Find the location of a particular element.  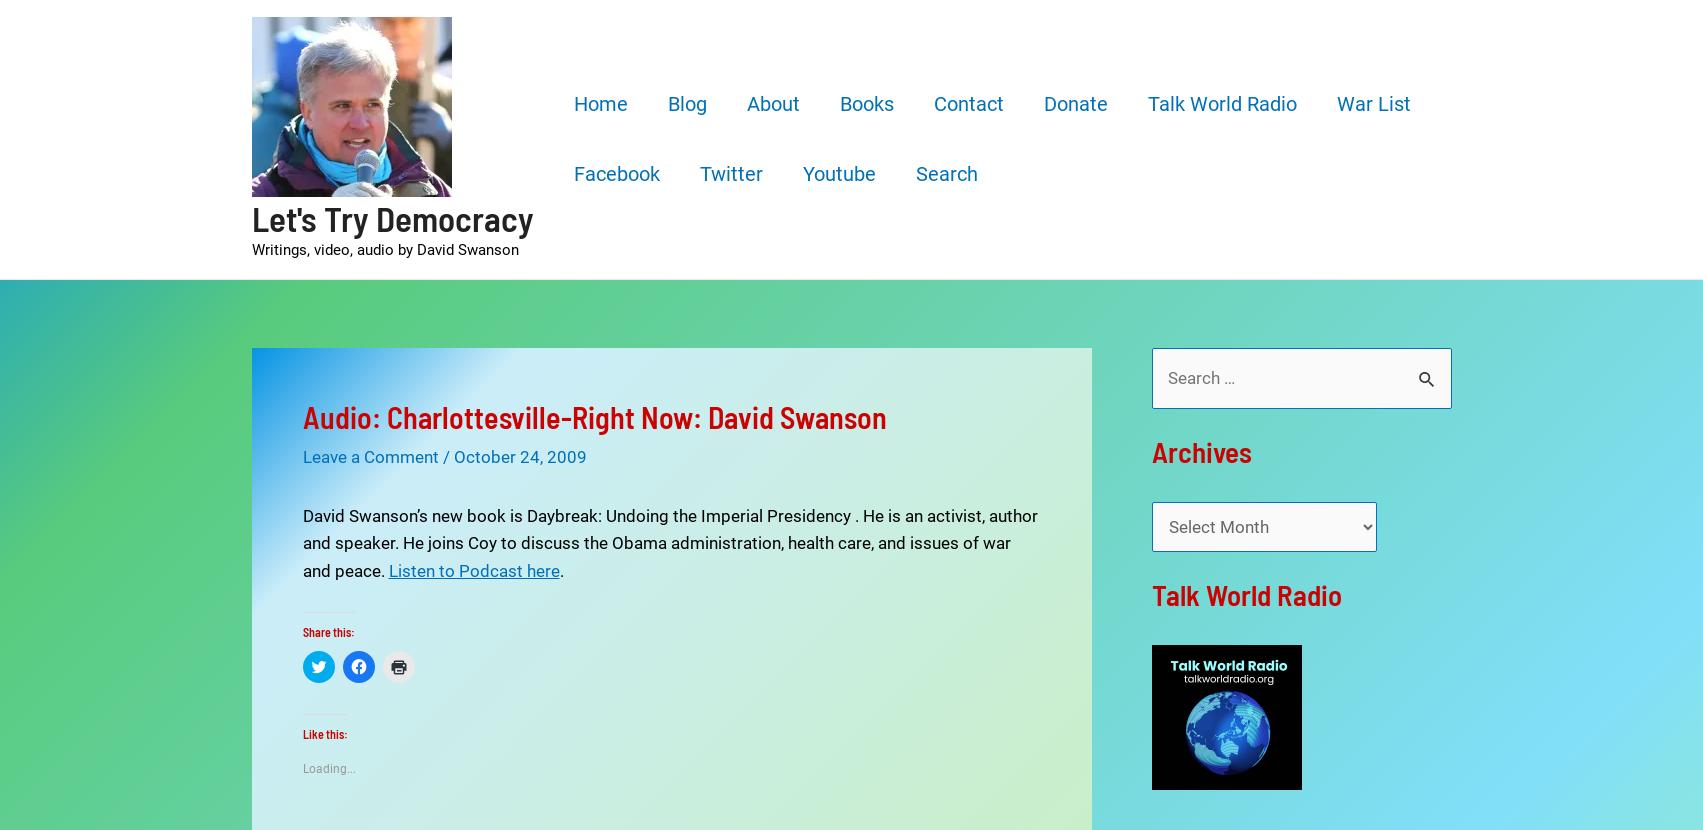

'Blog' is located at coordinates (686, 103).